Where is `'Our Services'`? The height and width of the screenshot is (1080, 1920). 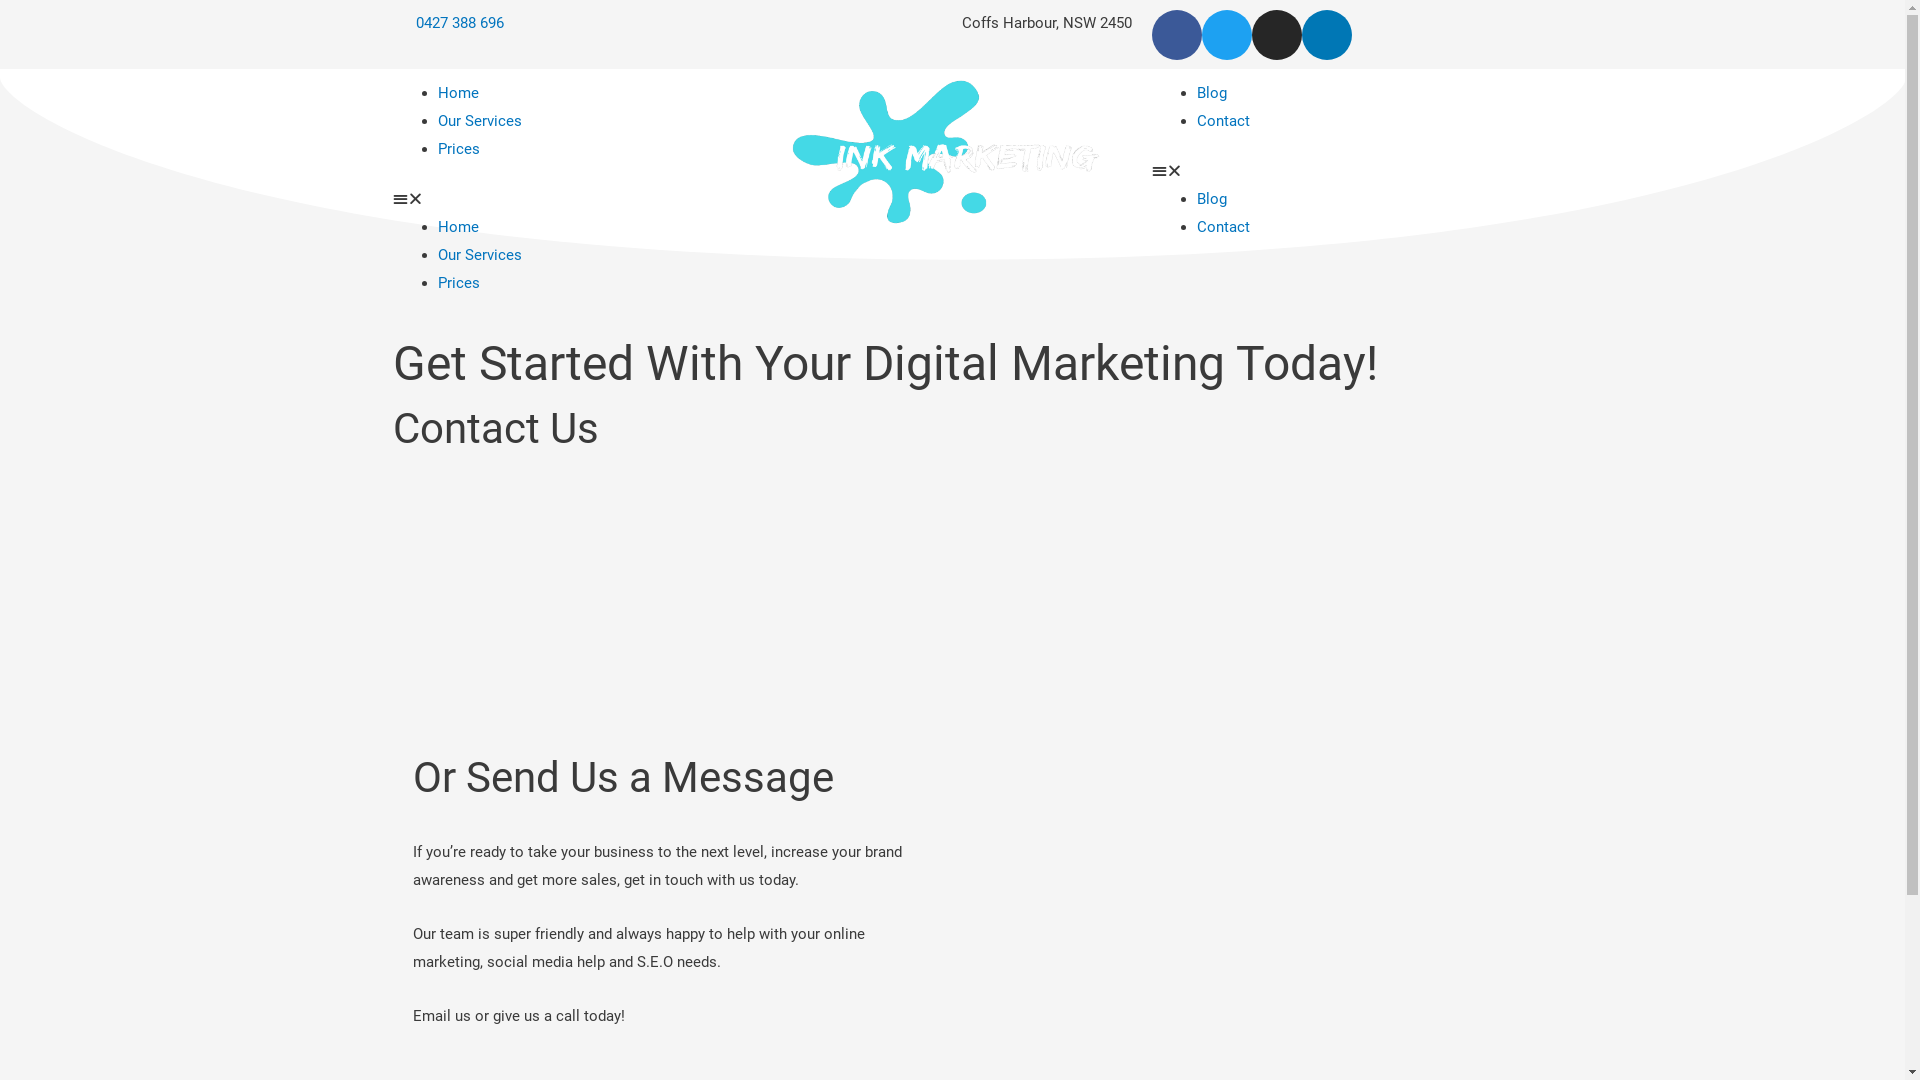 'Our Services' is located at coordinates (480, 120).